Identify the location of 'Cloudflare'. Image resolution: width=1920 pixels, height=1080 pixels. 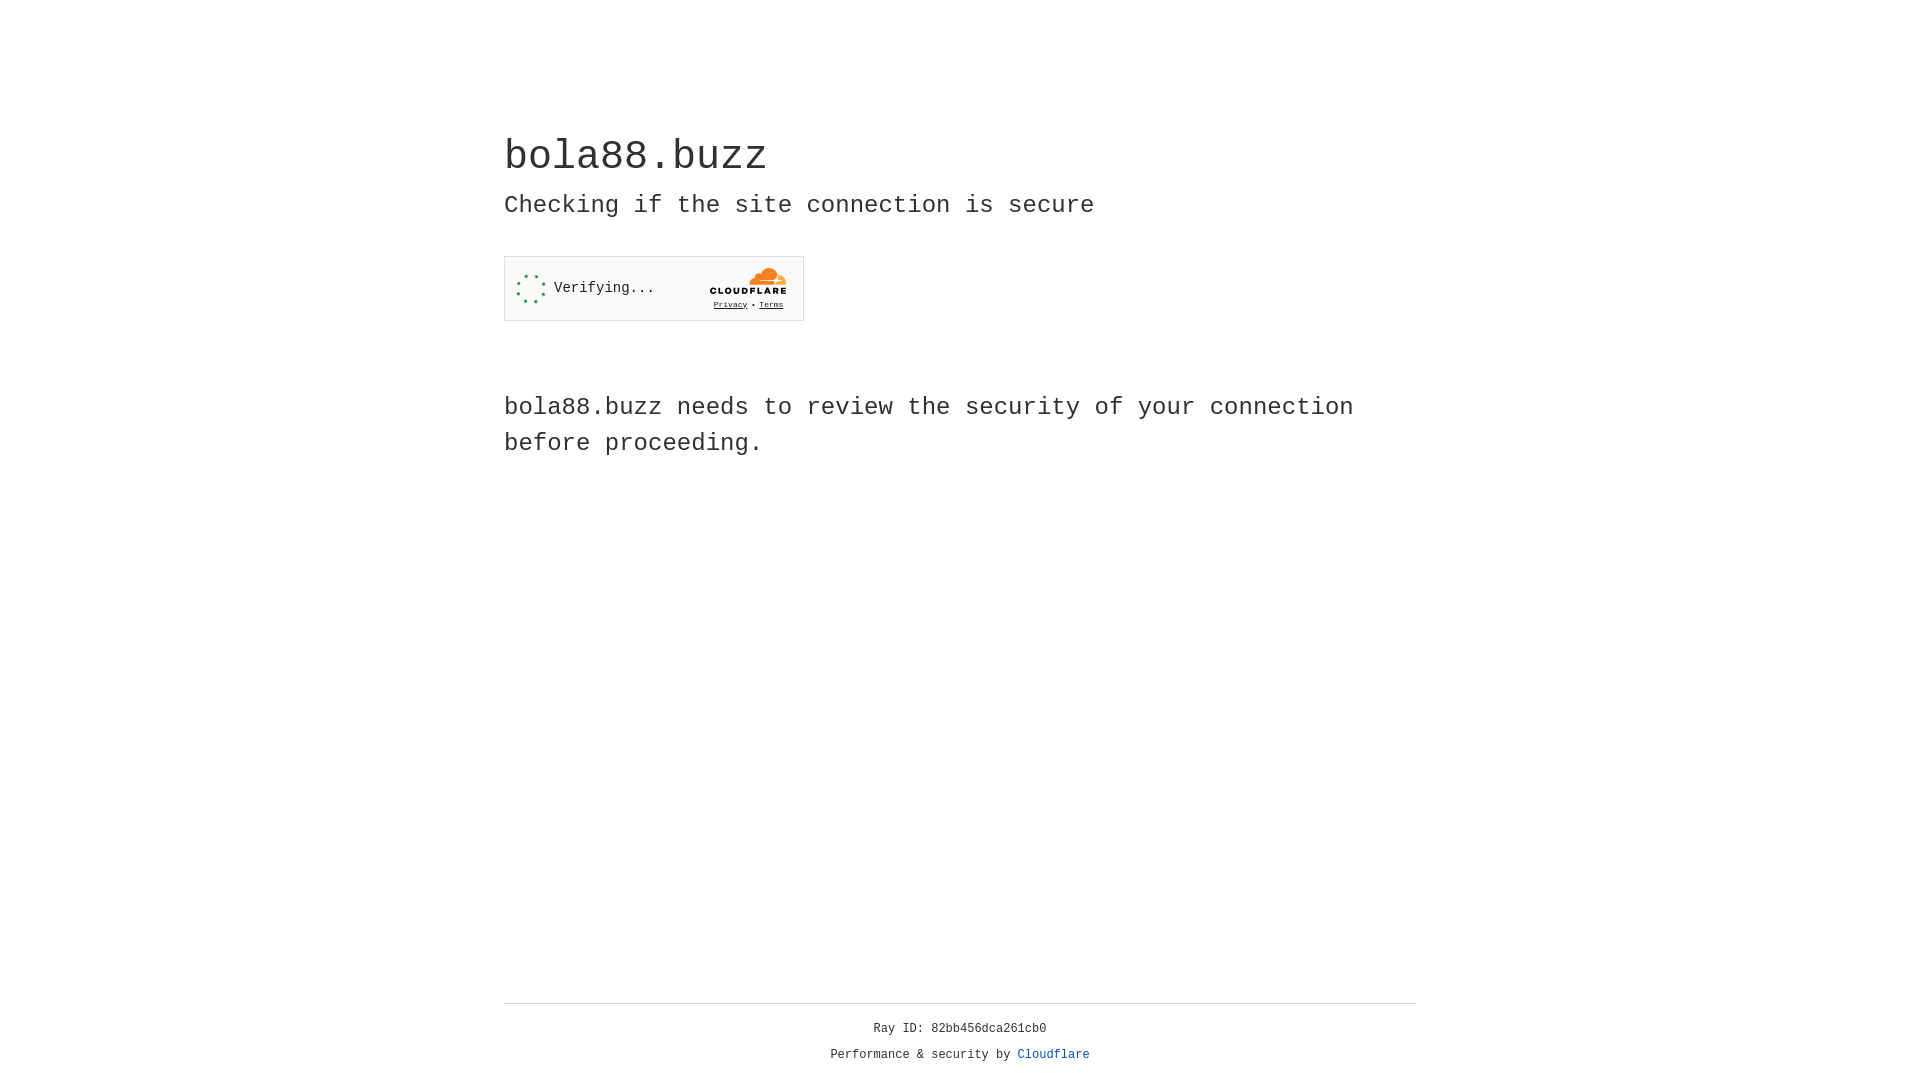
(1017, 1054).